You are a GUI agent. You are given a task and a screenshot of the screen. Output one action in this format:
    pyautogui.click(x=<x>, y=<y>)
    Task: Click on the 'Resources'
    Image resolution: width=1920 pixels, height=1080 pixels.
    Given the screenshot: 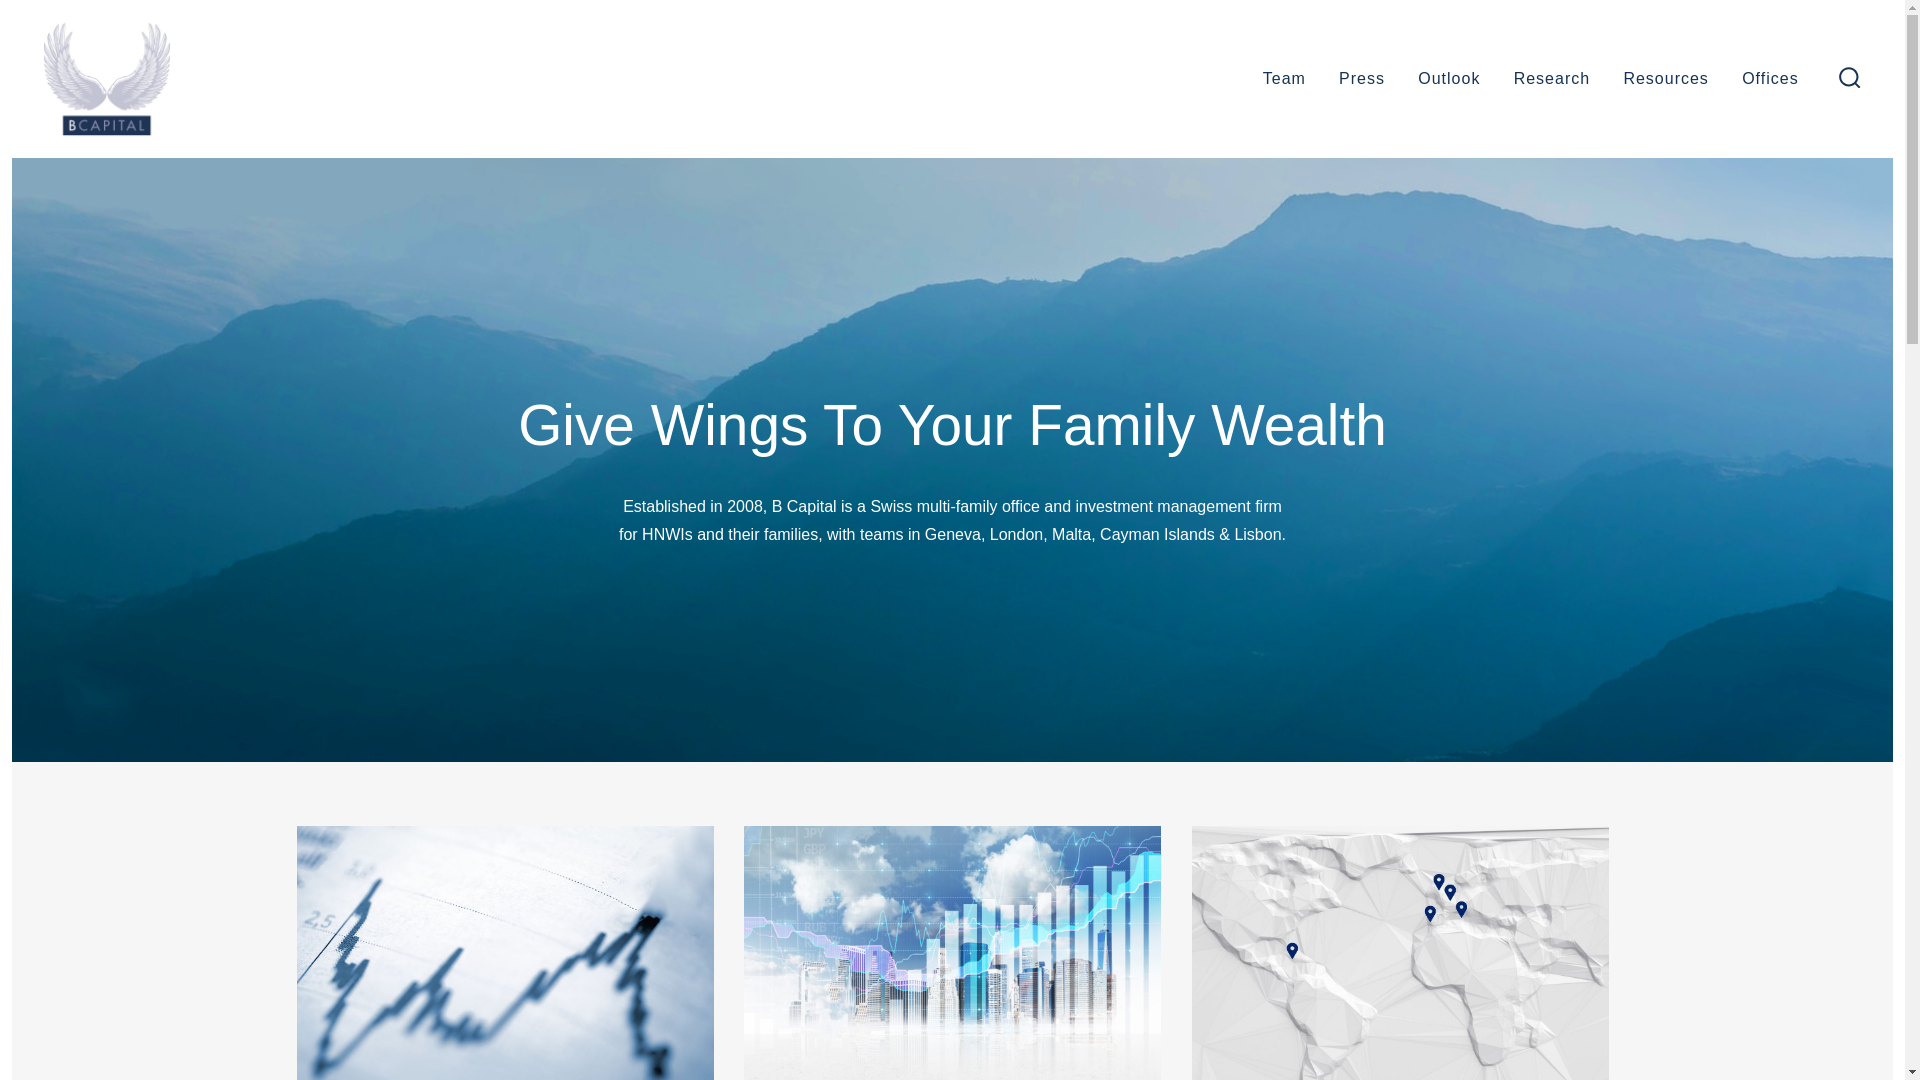 What is the action you would take?
    pyautogui.click(x=1665, y=78)
    